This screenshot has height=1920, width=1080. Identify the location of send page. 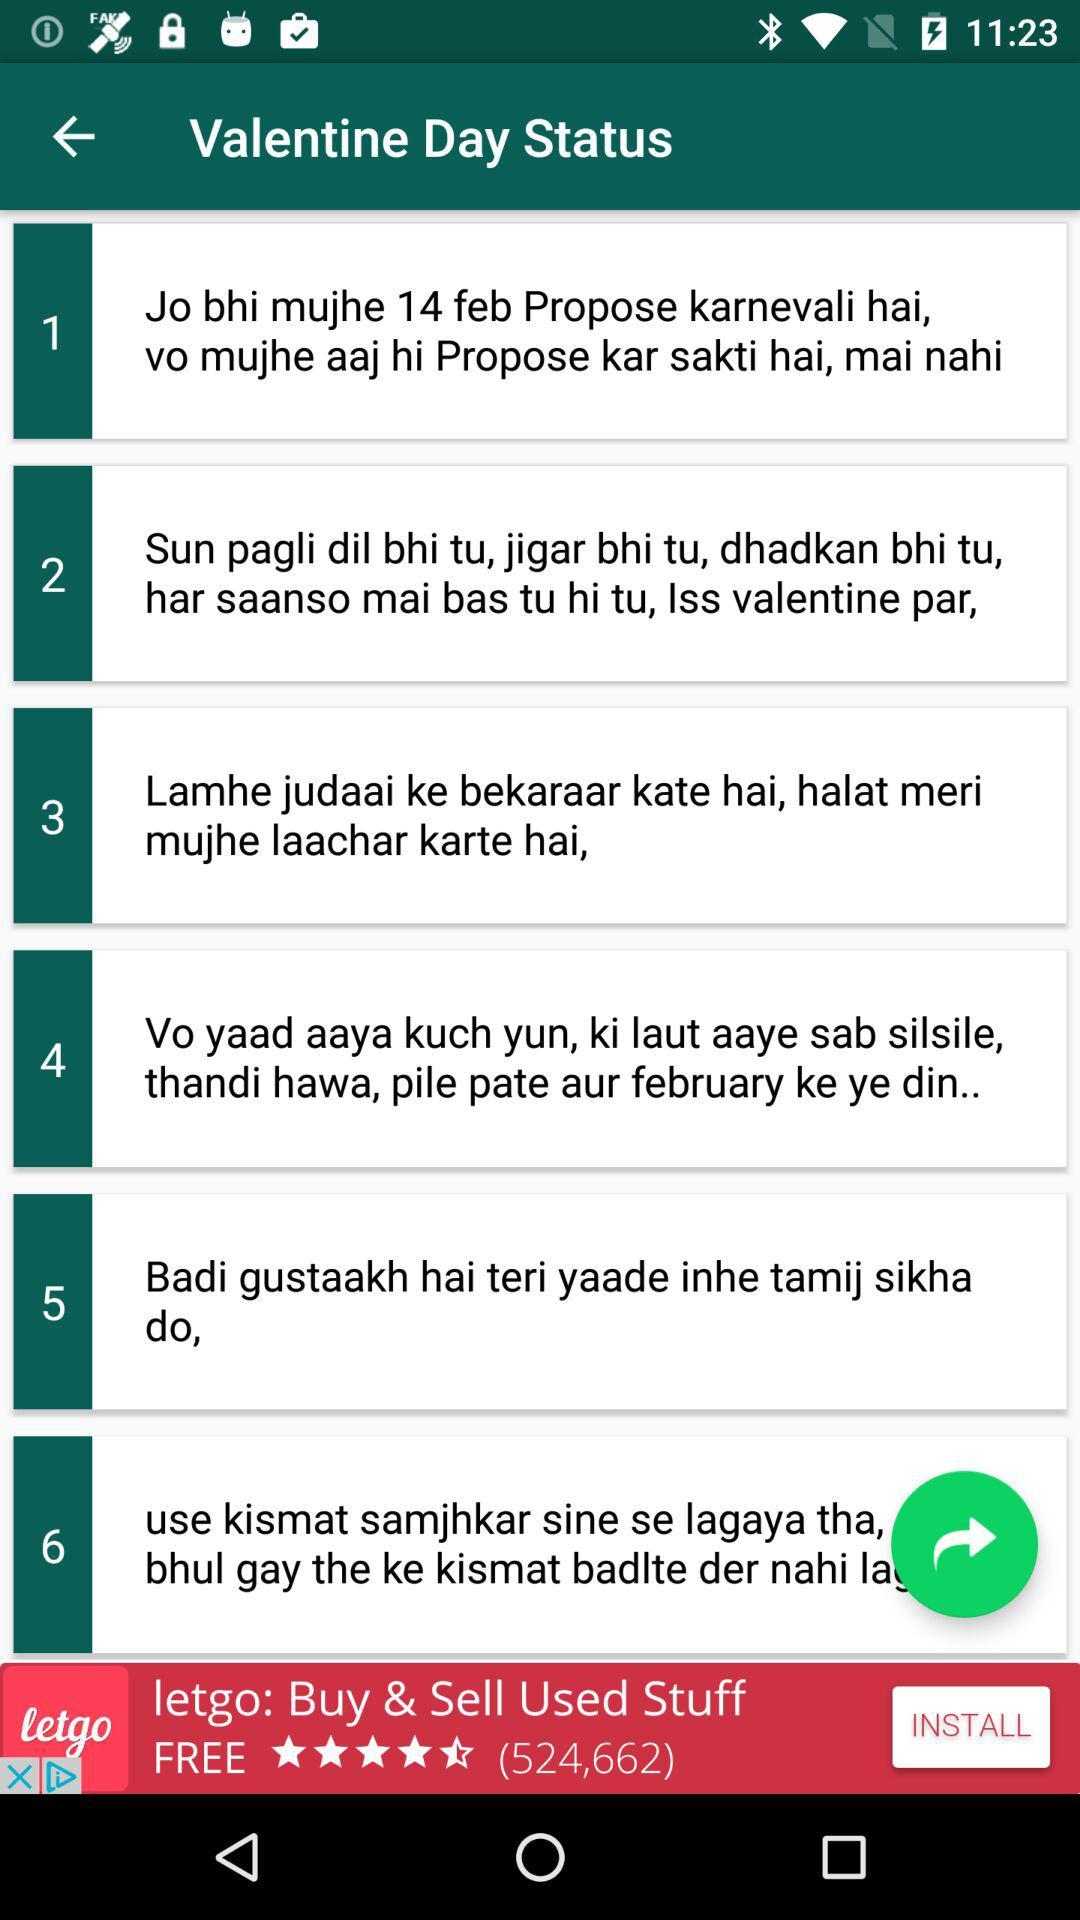
(963, 1543).